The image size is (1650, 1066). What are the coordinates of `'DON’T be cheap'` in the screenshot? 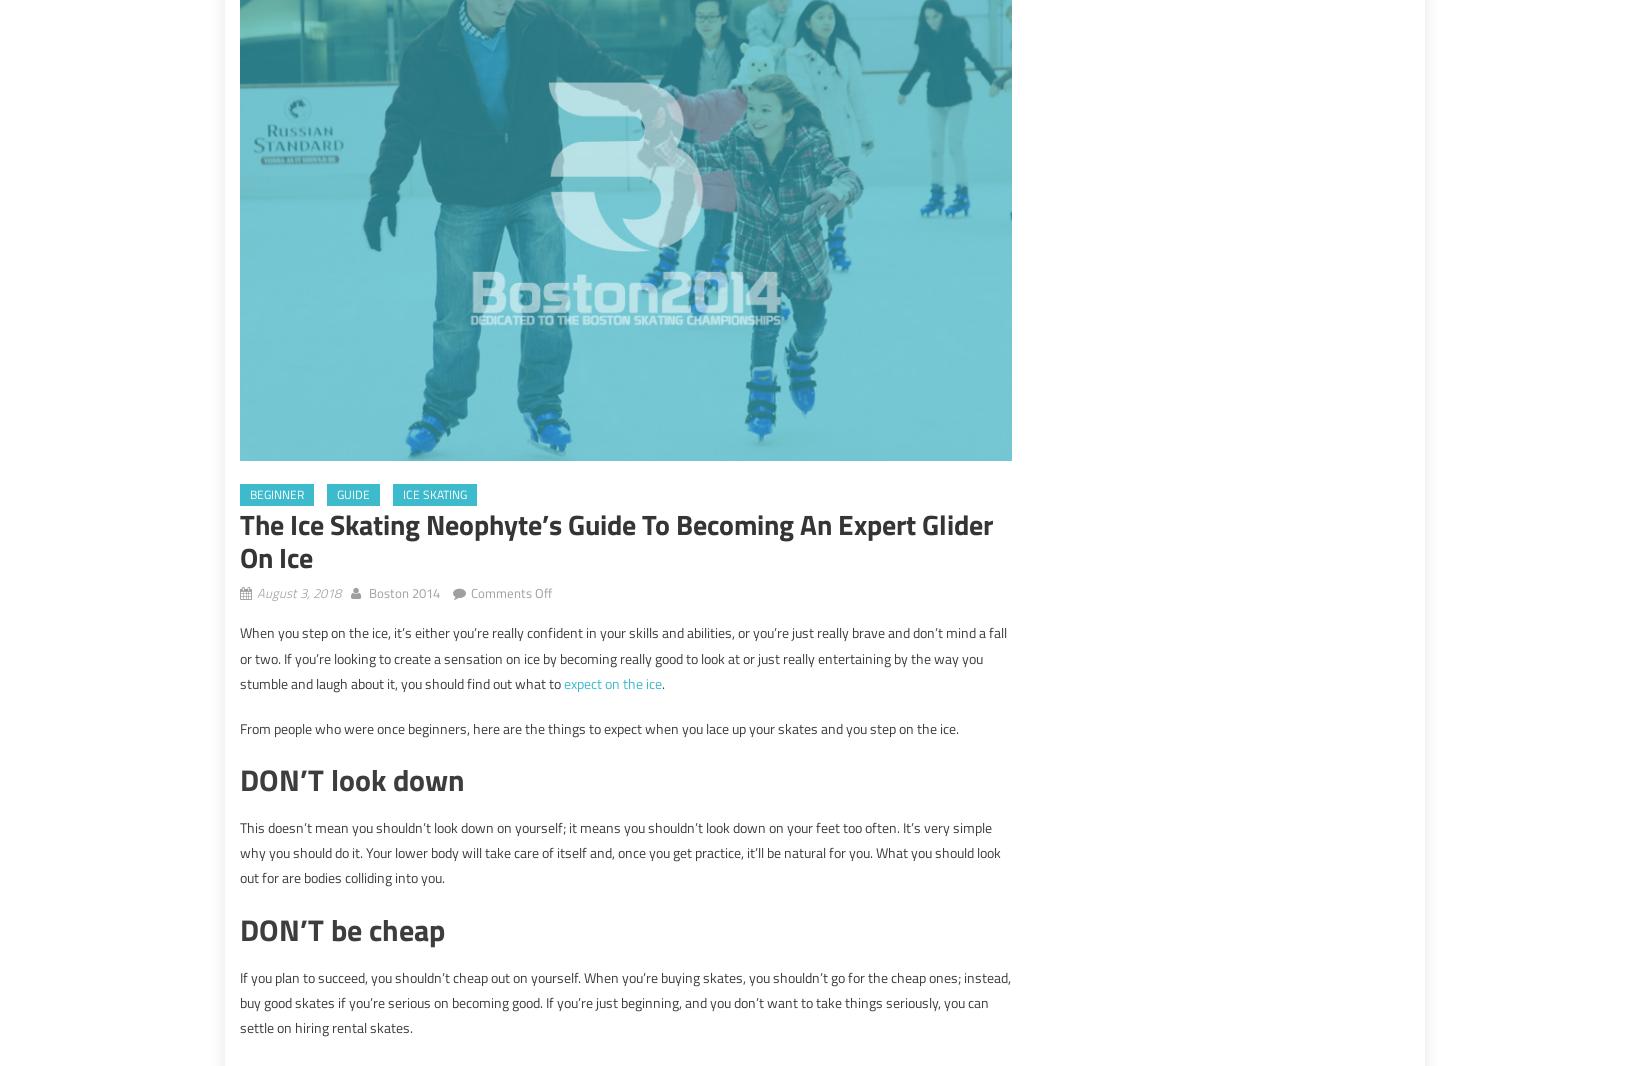 It's located at (342, 929).